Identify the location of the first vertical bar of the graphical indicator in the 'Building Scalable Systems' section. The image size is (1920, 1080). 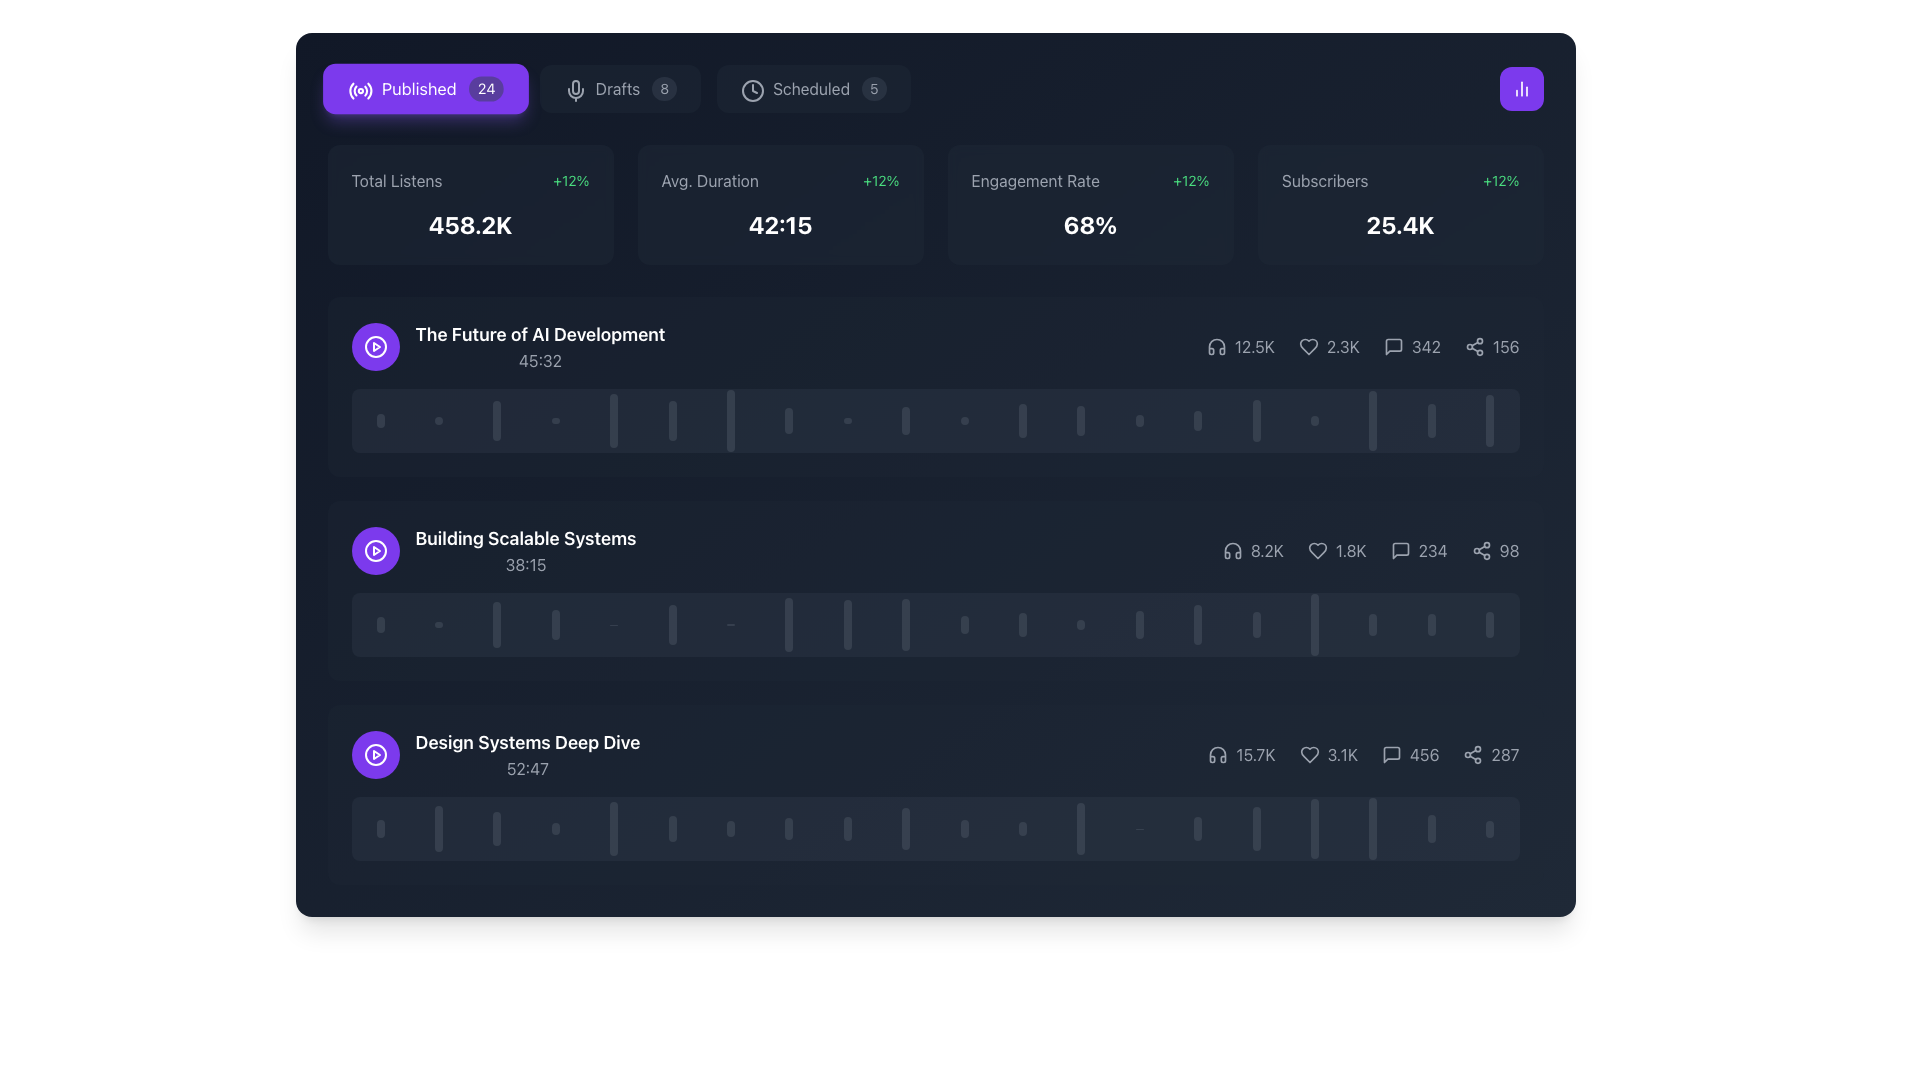
(380, 623).